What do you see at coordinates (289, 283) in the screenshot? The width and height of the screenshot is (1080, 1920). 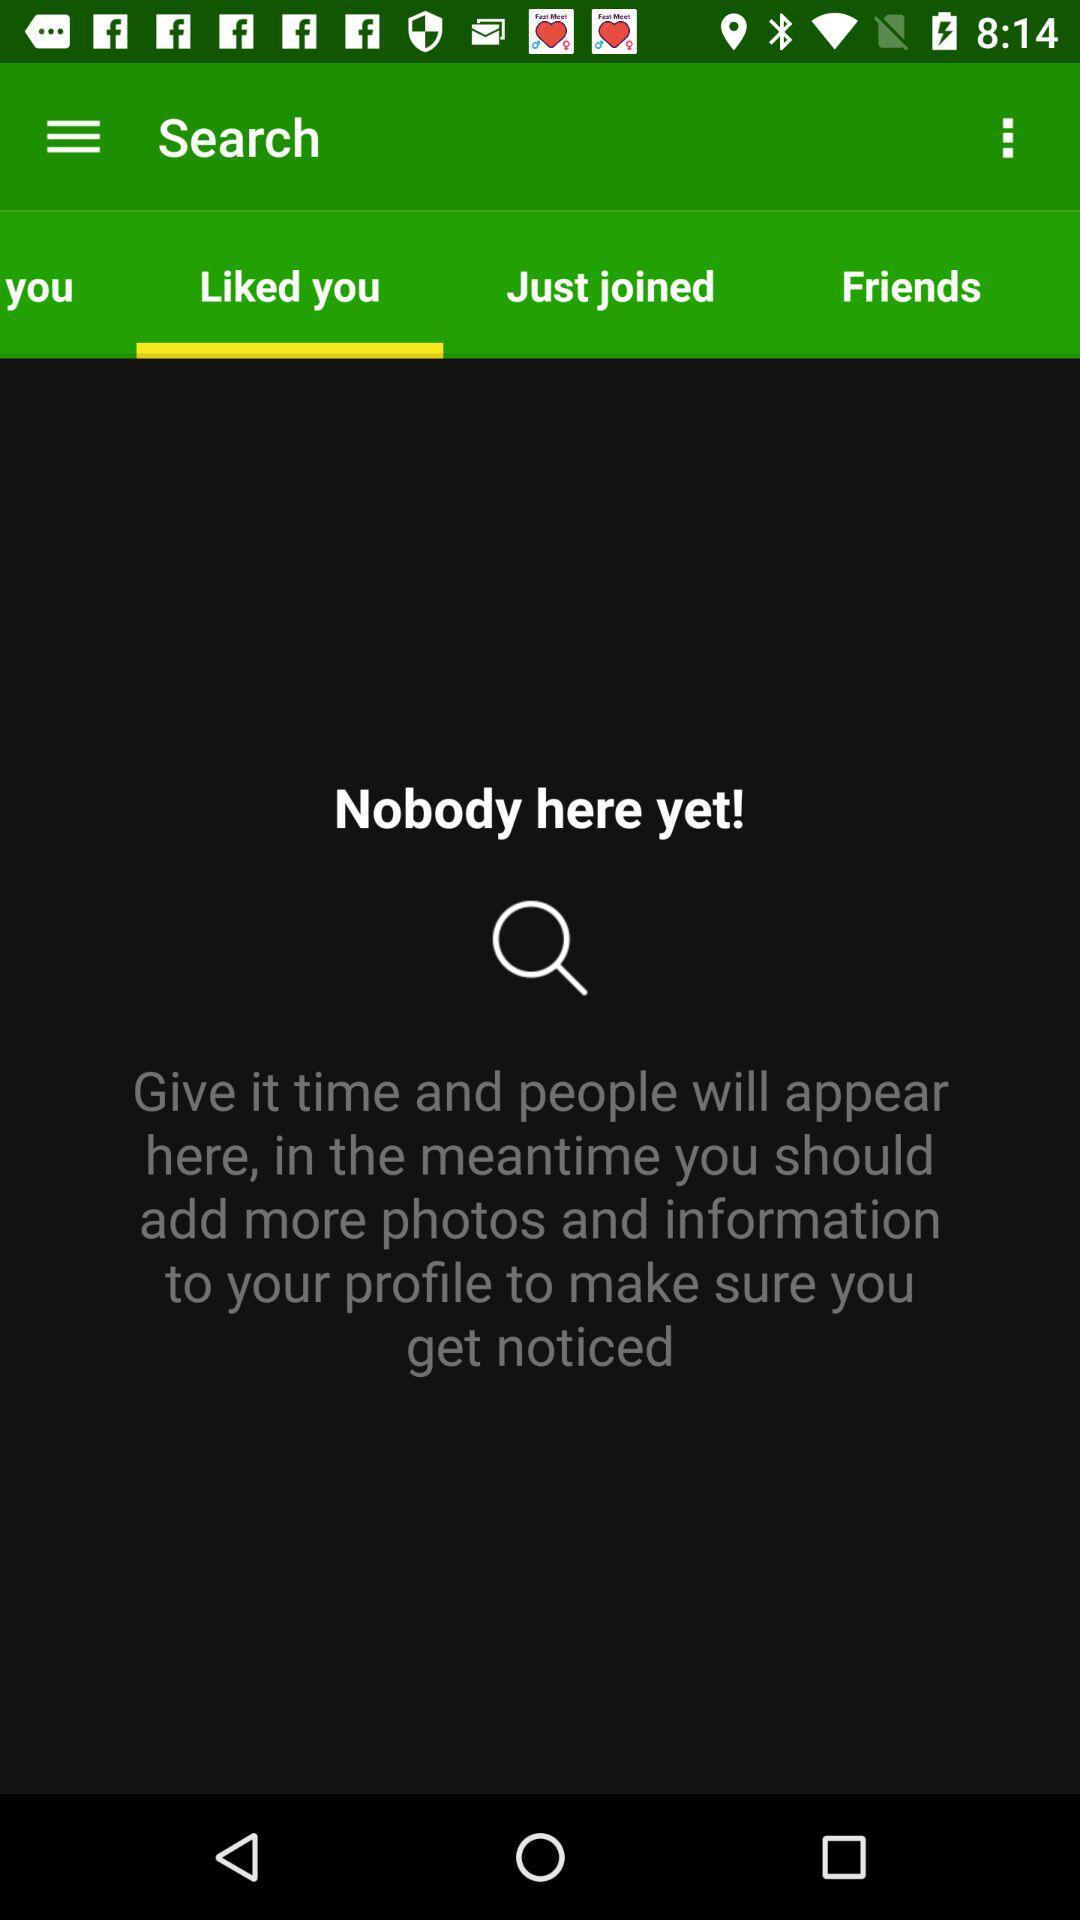 I see `liked you` at bounding box center [289, 283].